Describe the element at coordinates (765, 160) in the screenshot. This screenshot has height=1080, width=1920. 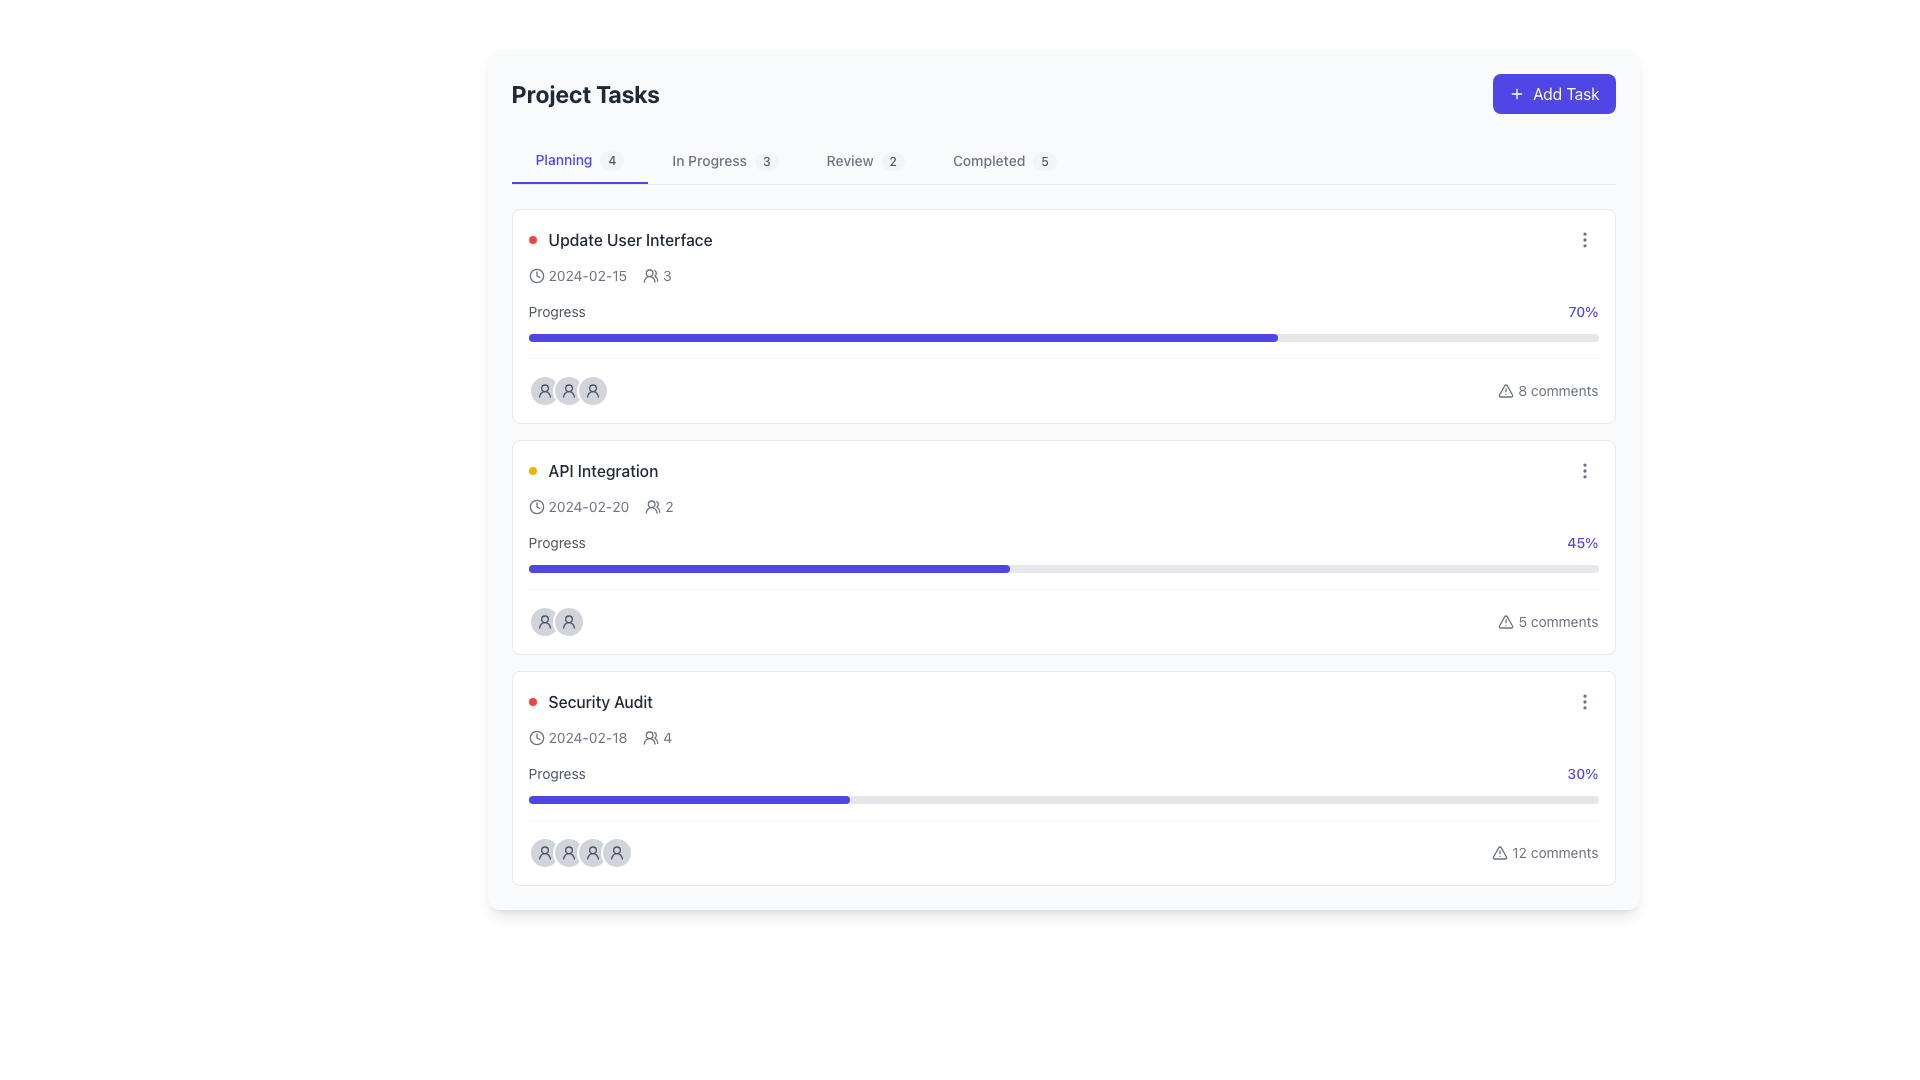
I see `the Count badge displaying the number '3' in the 'In Progress' tab of the navigation bar, which is positioned to the right of the 'In Progress' text label` at that location.